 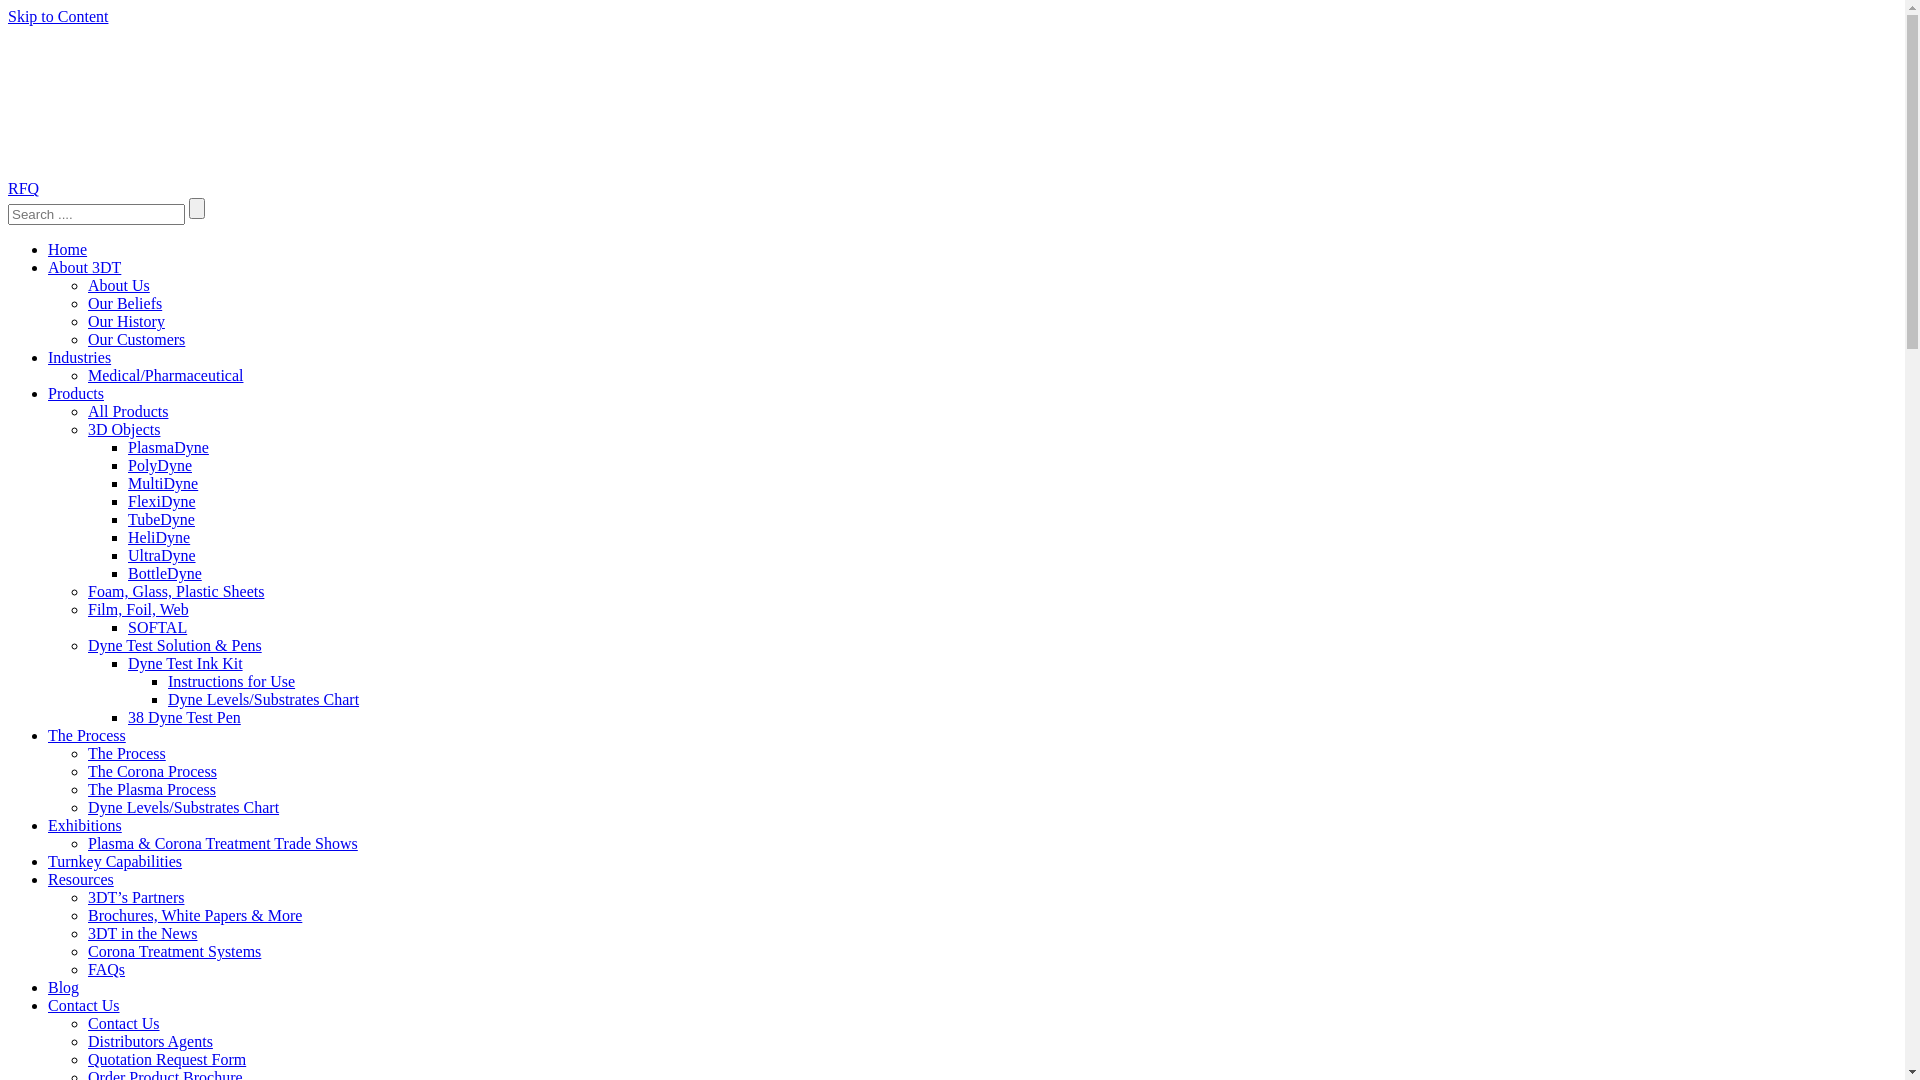 I want to click on 'Dyne Test Solution & Pens', so click(x=174, y=645).